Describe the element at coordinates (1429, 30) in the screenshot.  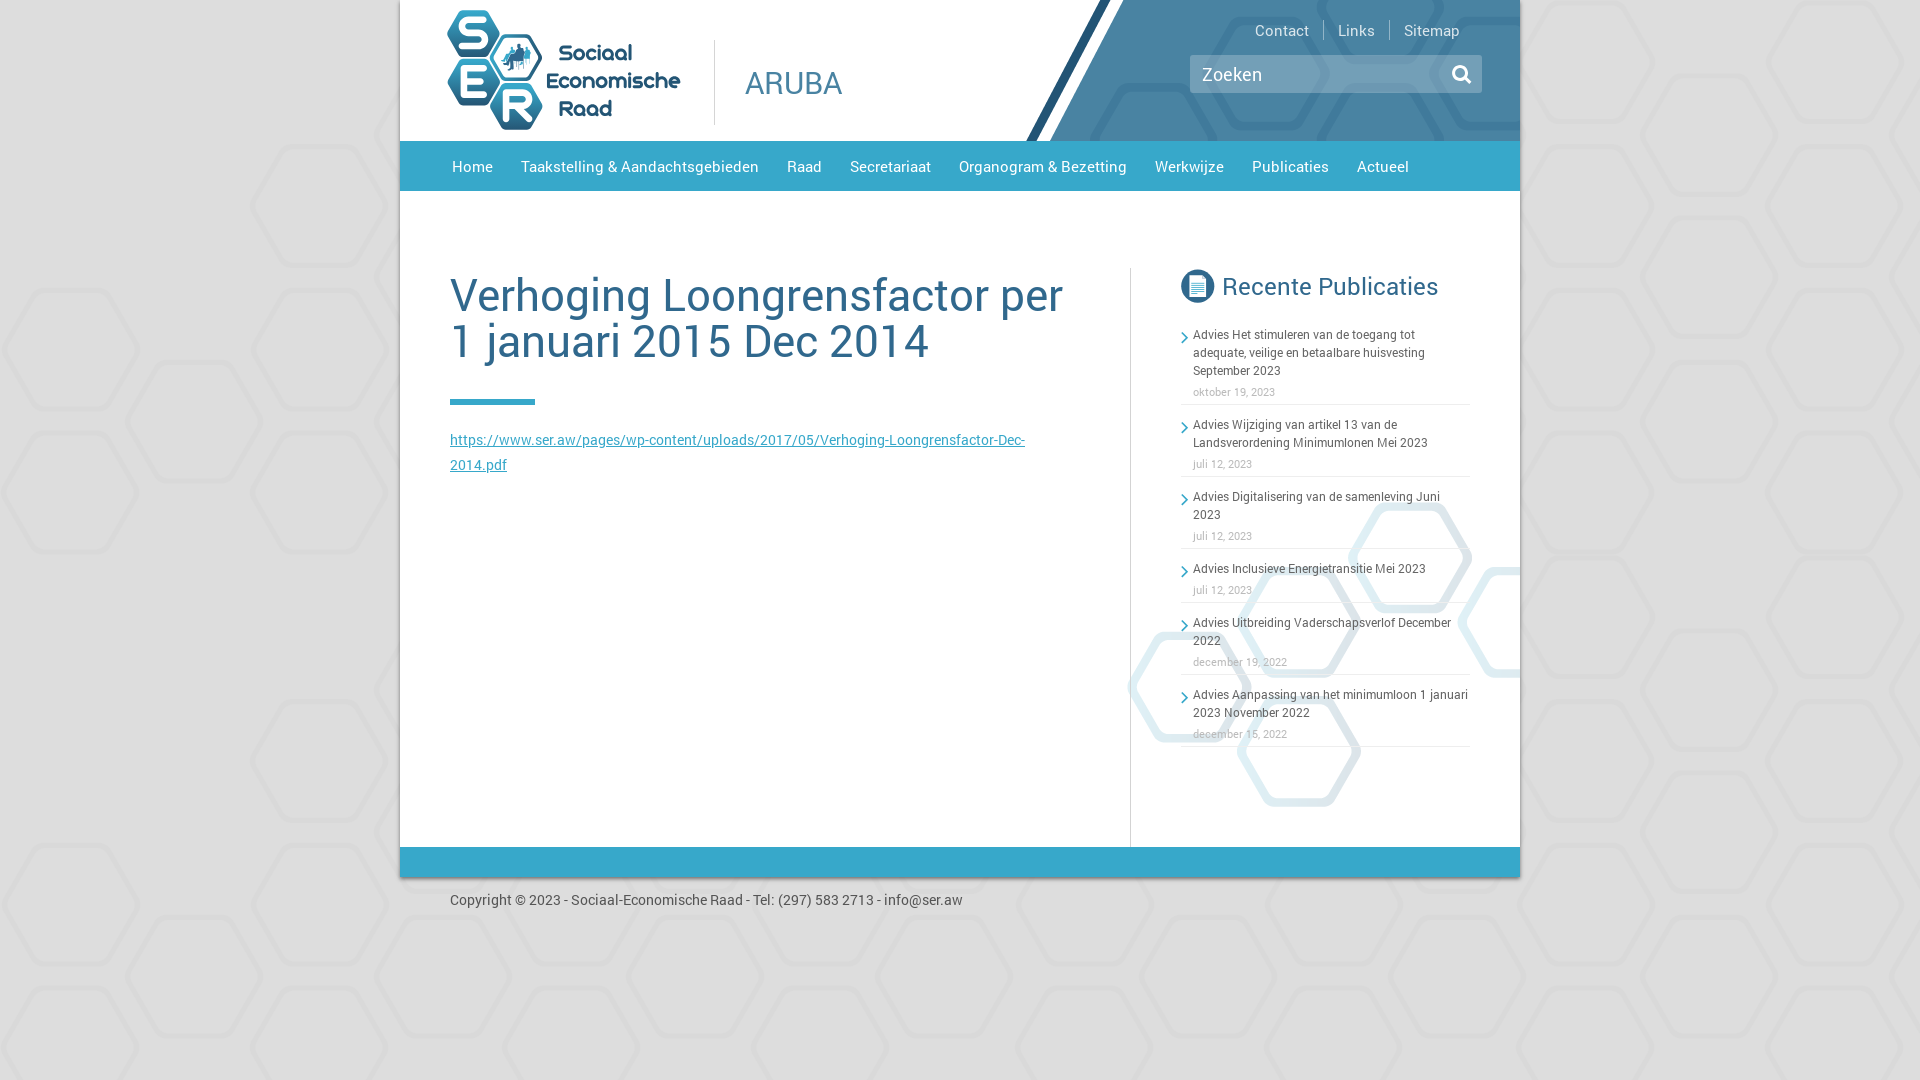
I see `'Sitemap'` at that location.